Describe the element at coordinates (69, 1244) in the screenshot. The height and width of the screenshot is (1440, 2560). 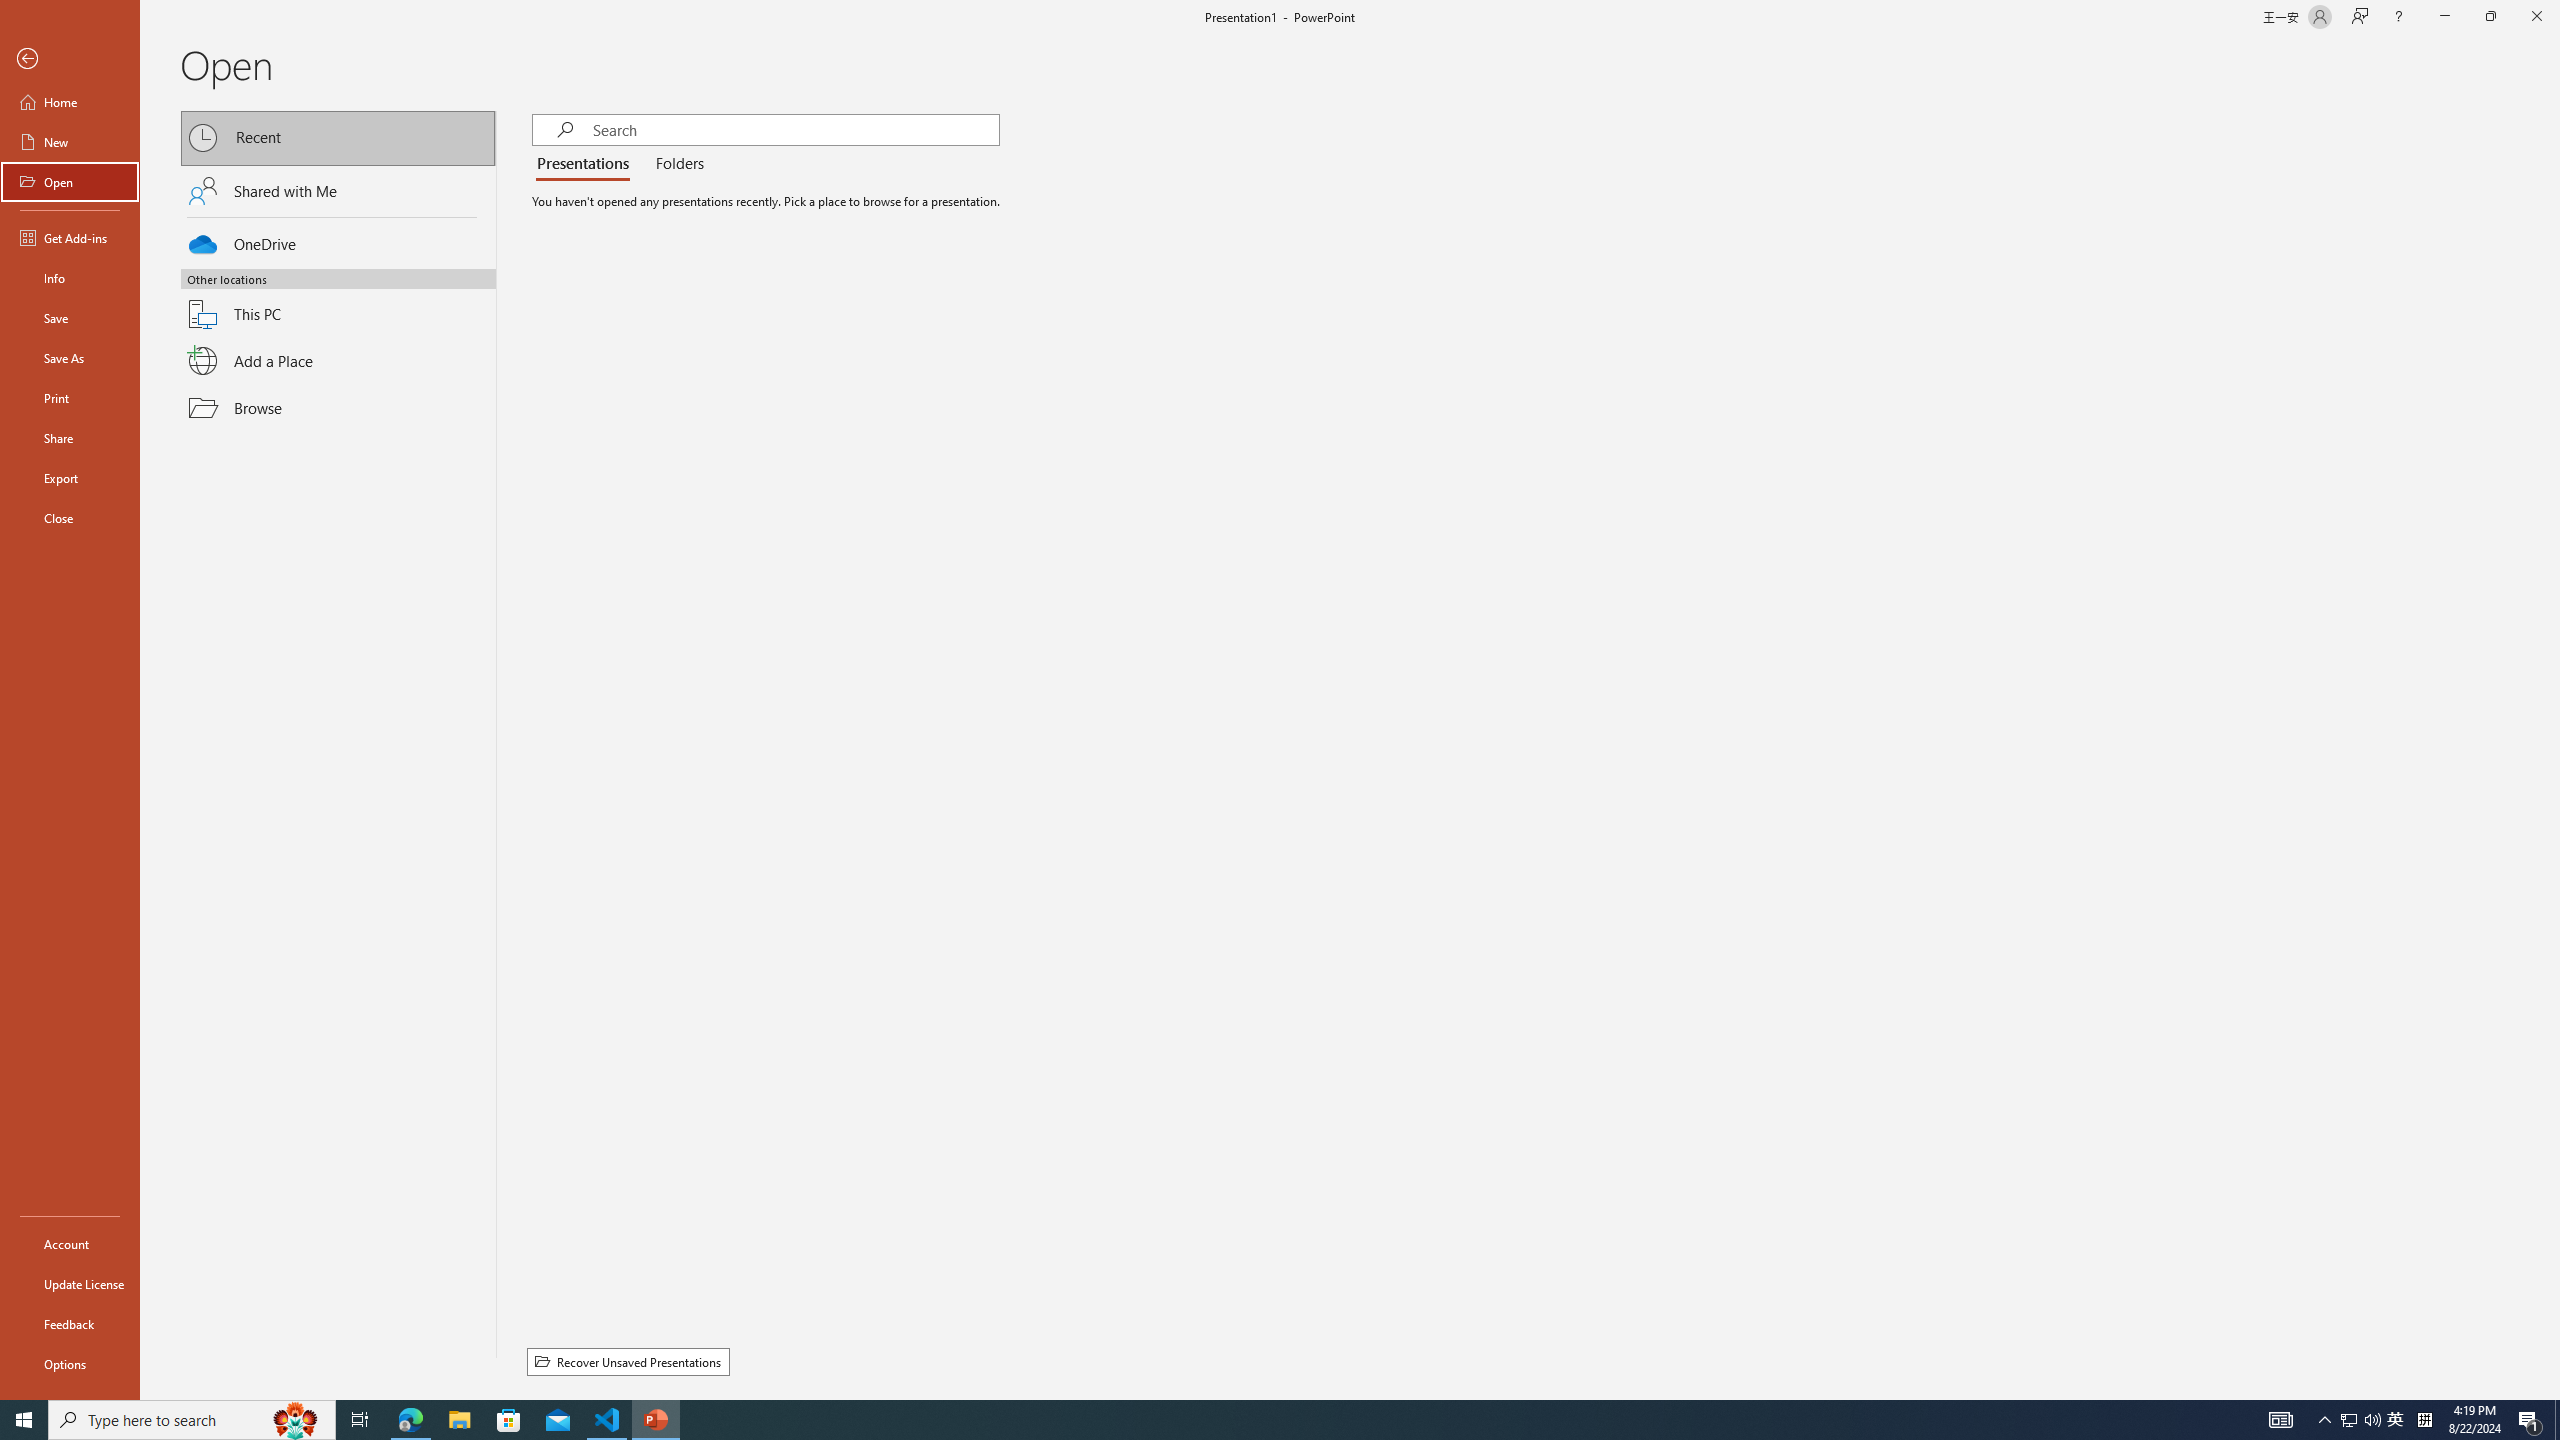
I see `'Account'` at that location.